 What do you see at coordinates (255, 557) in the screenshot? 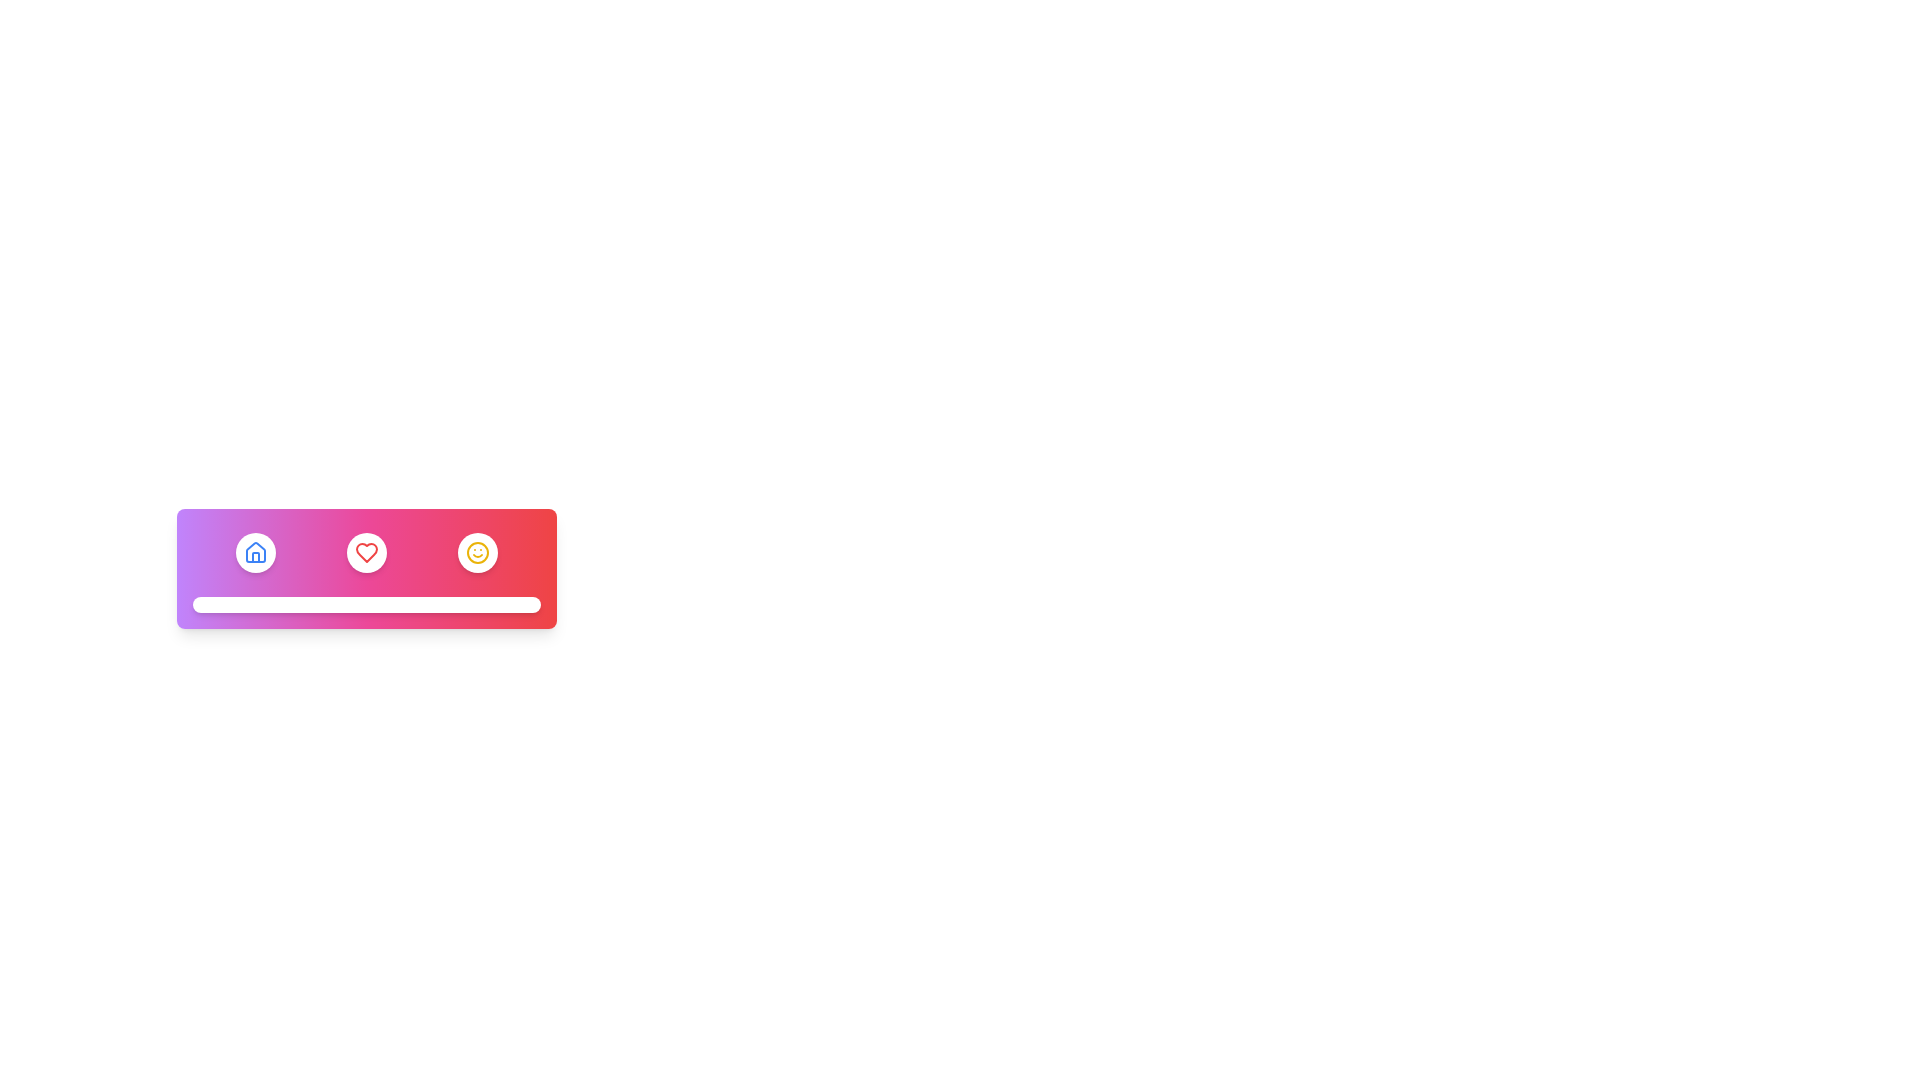
I see `the vertical line element representing a door or window in the house icon, which is the first icon from the left in the navigation bar` at bounding box center [255, 557].